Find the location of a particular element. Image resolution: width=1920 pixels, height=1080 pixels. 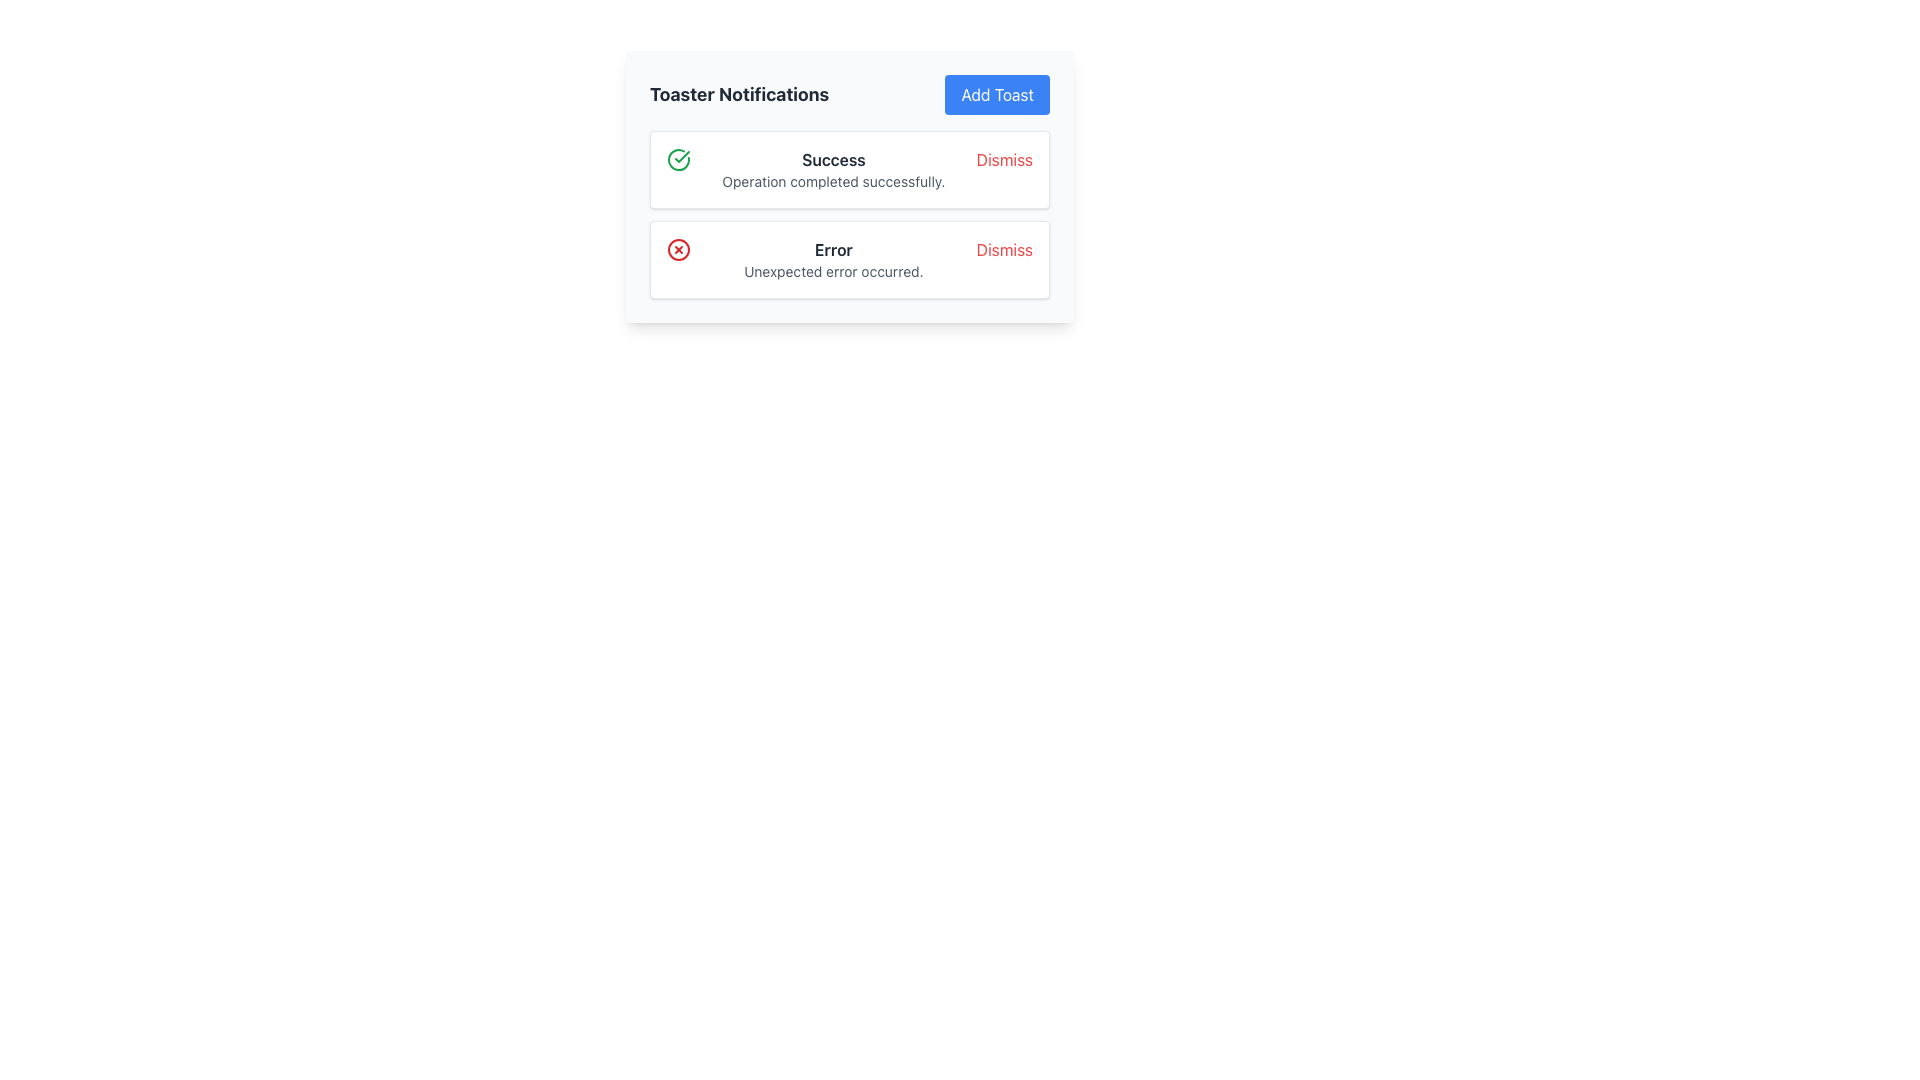

the notification message titled 'Success' with the subtext 'Operation completed successfully.' is located at coordinates (833, 168).